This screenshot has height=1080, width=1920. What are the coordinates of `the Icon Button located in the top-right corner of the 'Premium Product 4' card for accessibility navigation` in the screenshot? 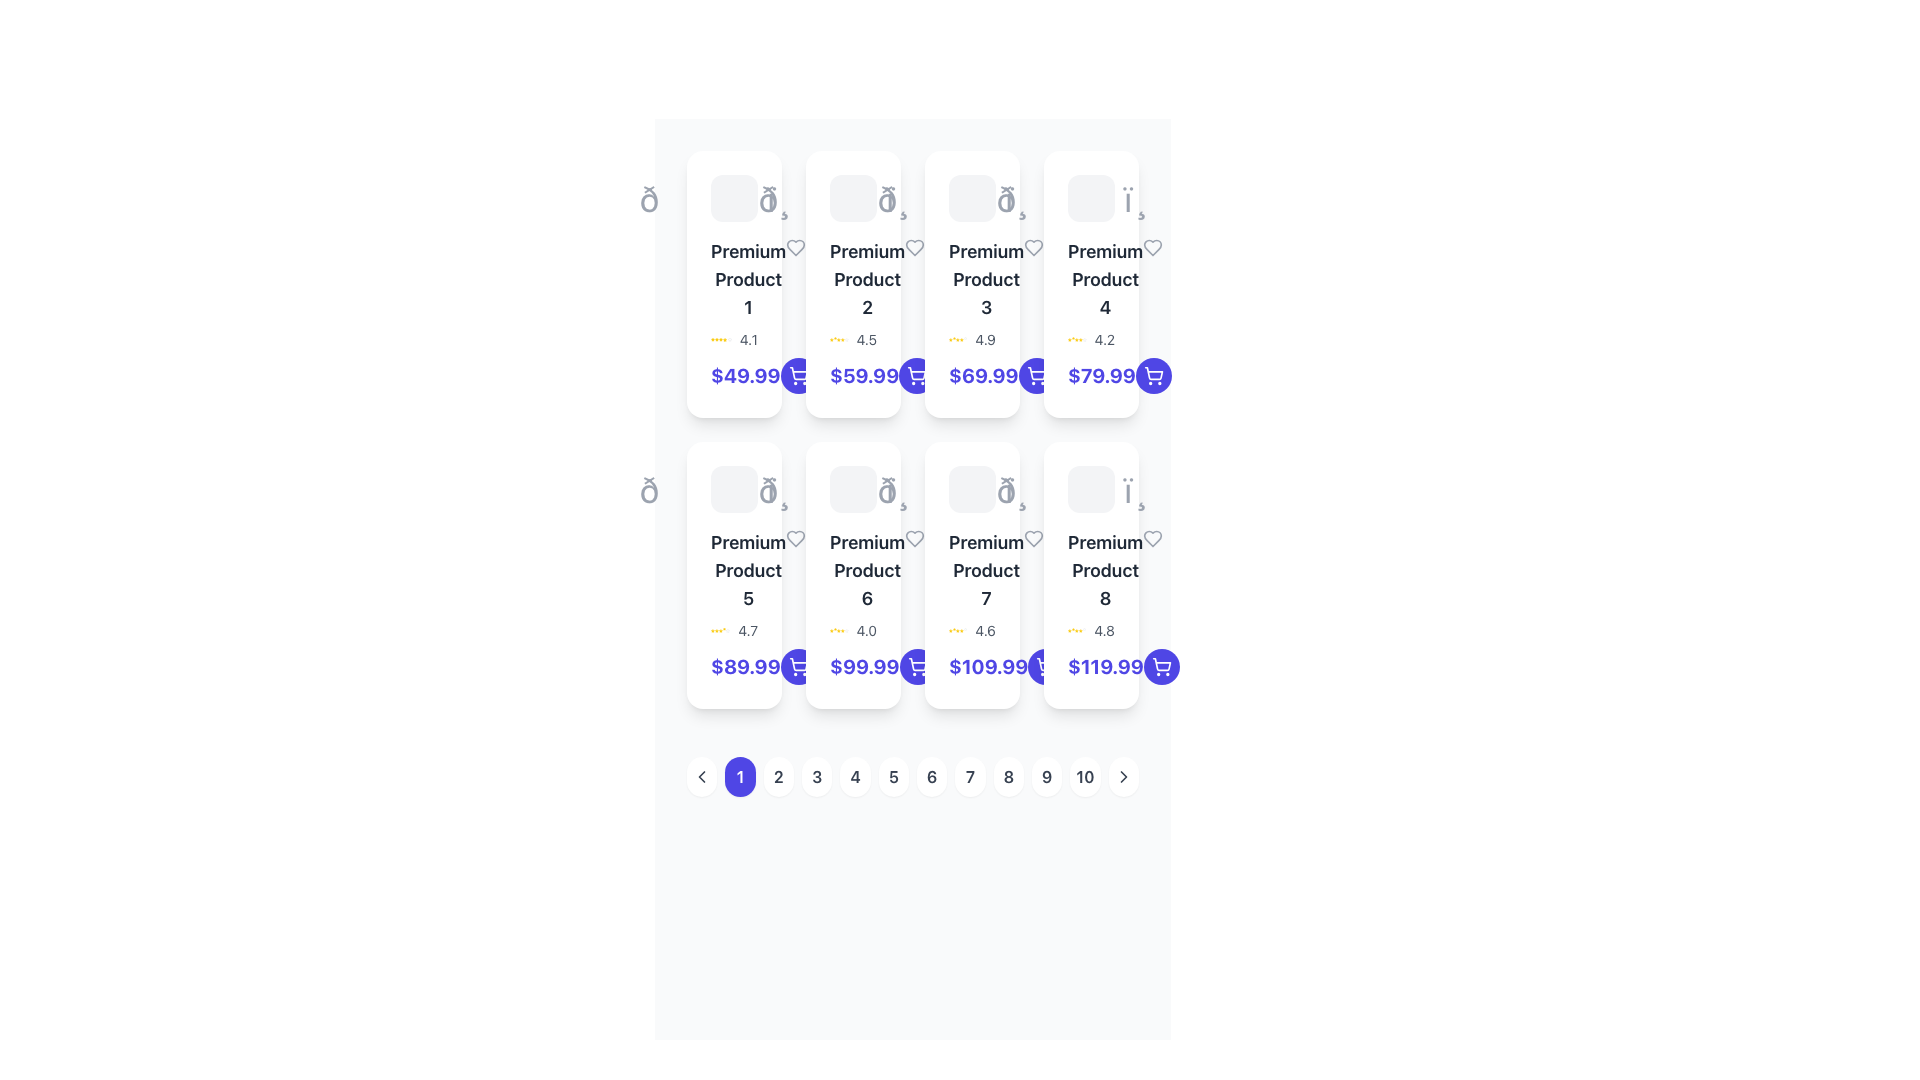 It's located at (1153, 246).